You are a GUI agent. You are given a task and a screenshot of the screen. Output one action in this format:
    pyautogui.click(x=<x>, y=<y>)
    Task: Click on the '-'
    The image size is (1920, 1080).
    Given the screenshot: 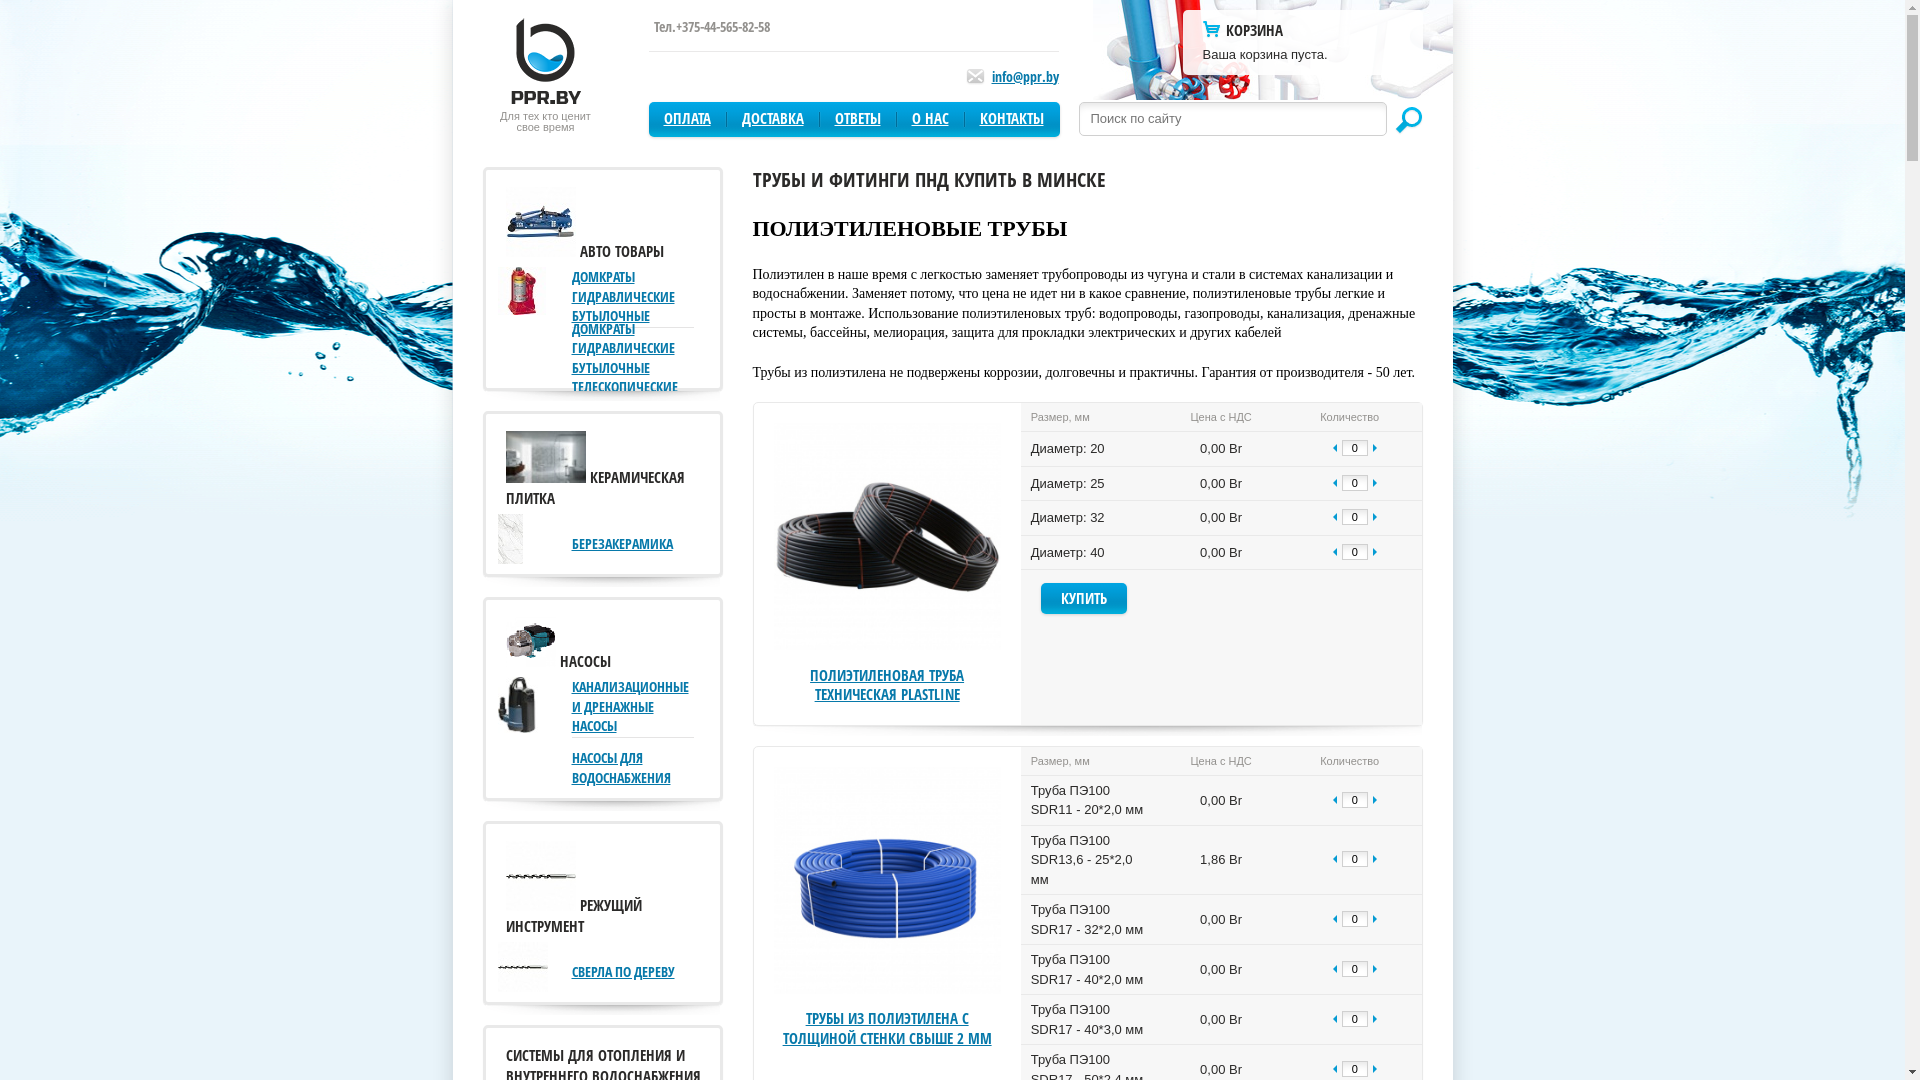 What is the action you would take?
    pyautogui.click(x=1334, y=447)
    